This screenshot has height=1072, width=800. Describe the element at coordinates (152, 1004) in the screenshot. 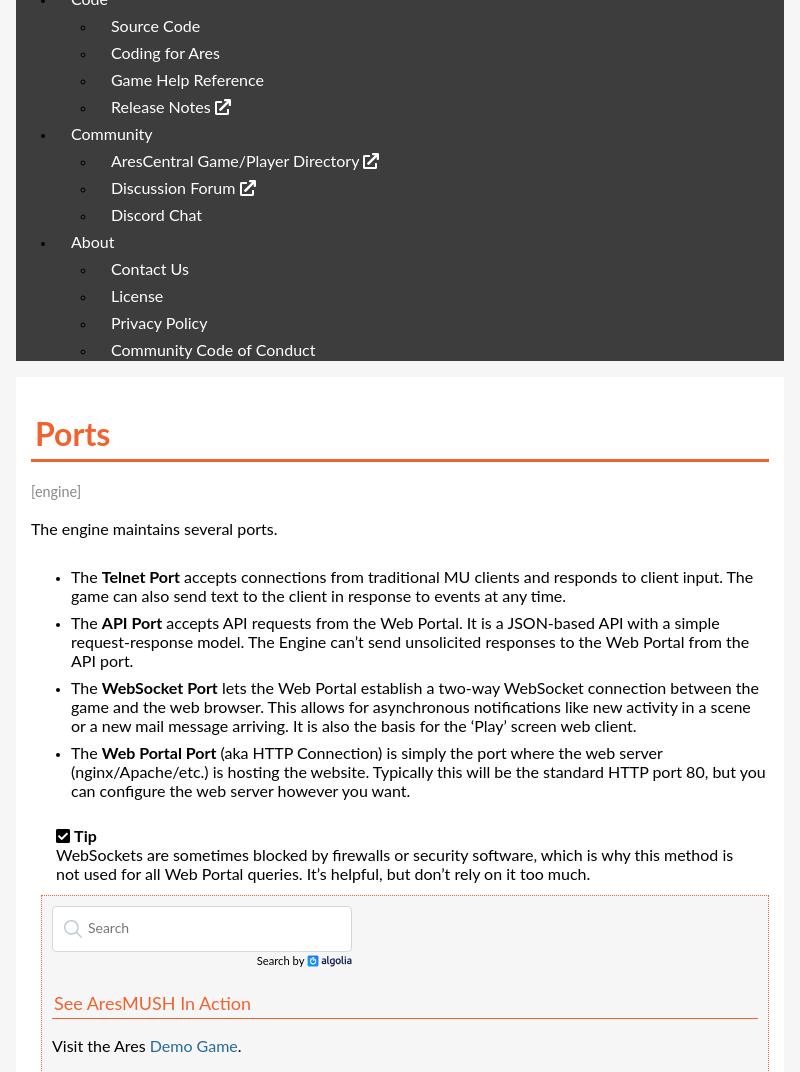

I see `'See AresMUSH In Action'` at that location.